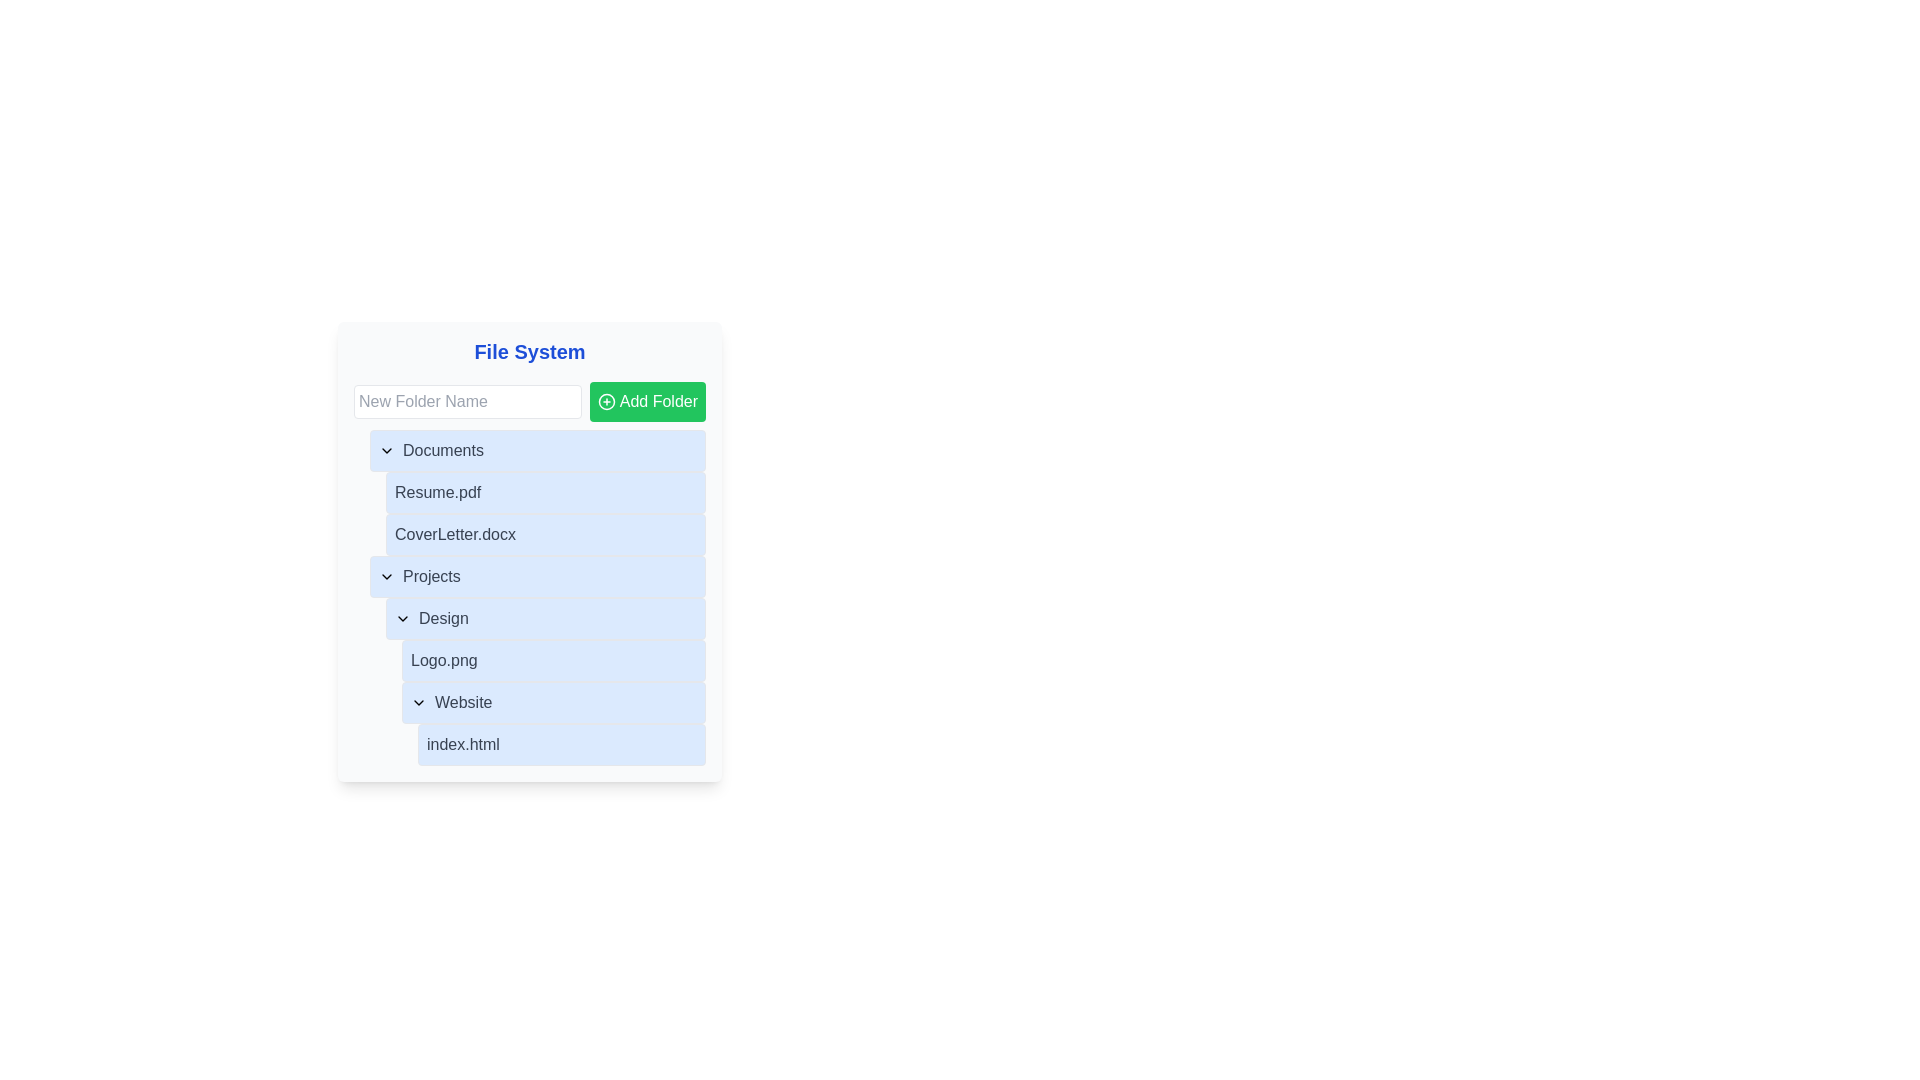 This screenshot has width=1920, height=1080. What do you see at coordinates (406, 617) in the screenshot?
I see `the chevron/arrow icon to the left of the 'Design' text` at bounding box center [406, 617].